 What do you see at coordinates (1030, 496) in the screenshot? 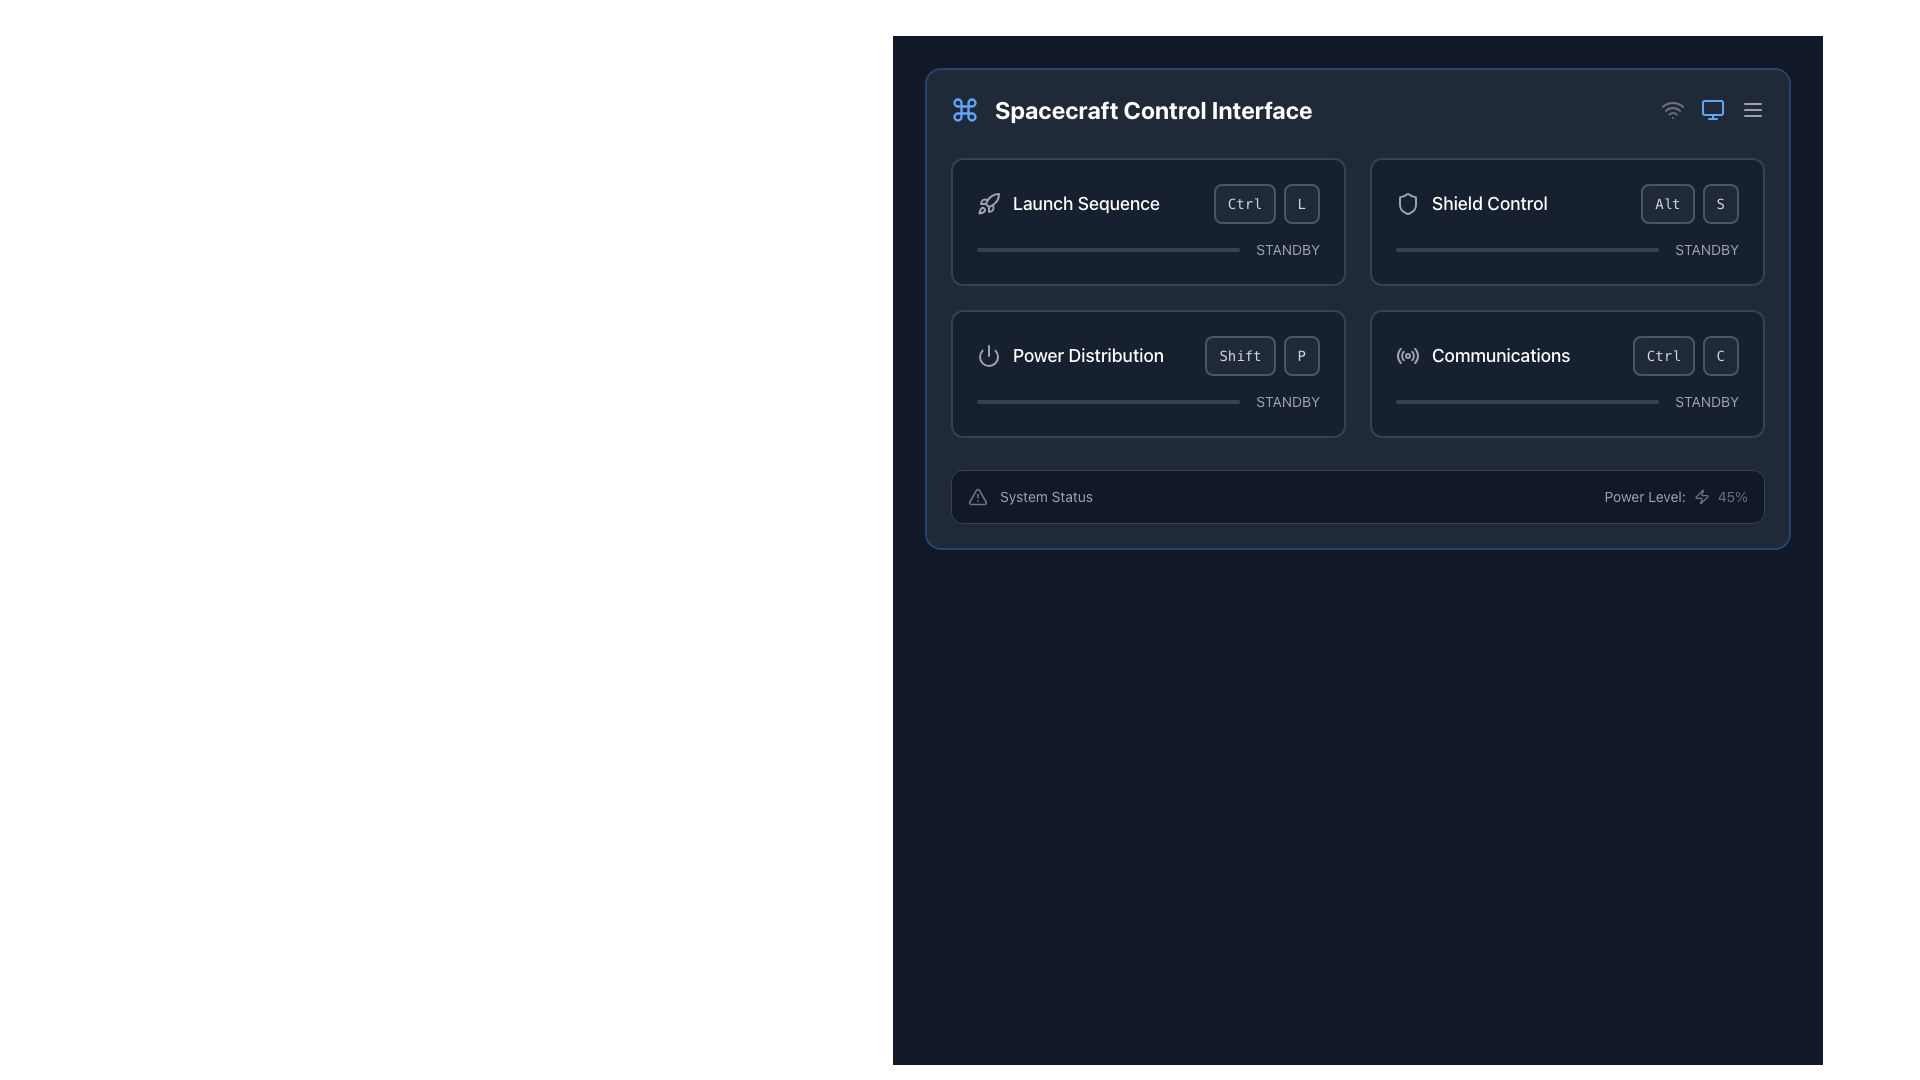
I see `the non-interactive informational label displaying the system's current state or status, which is positioned towards the bottom-left corner of its section` at bounding box center [1030, 496].